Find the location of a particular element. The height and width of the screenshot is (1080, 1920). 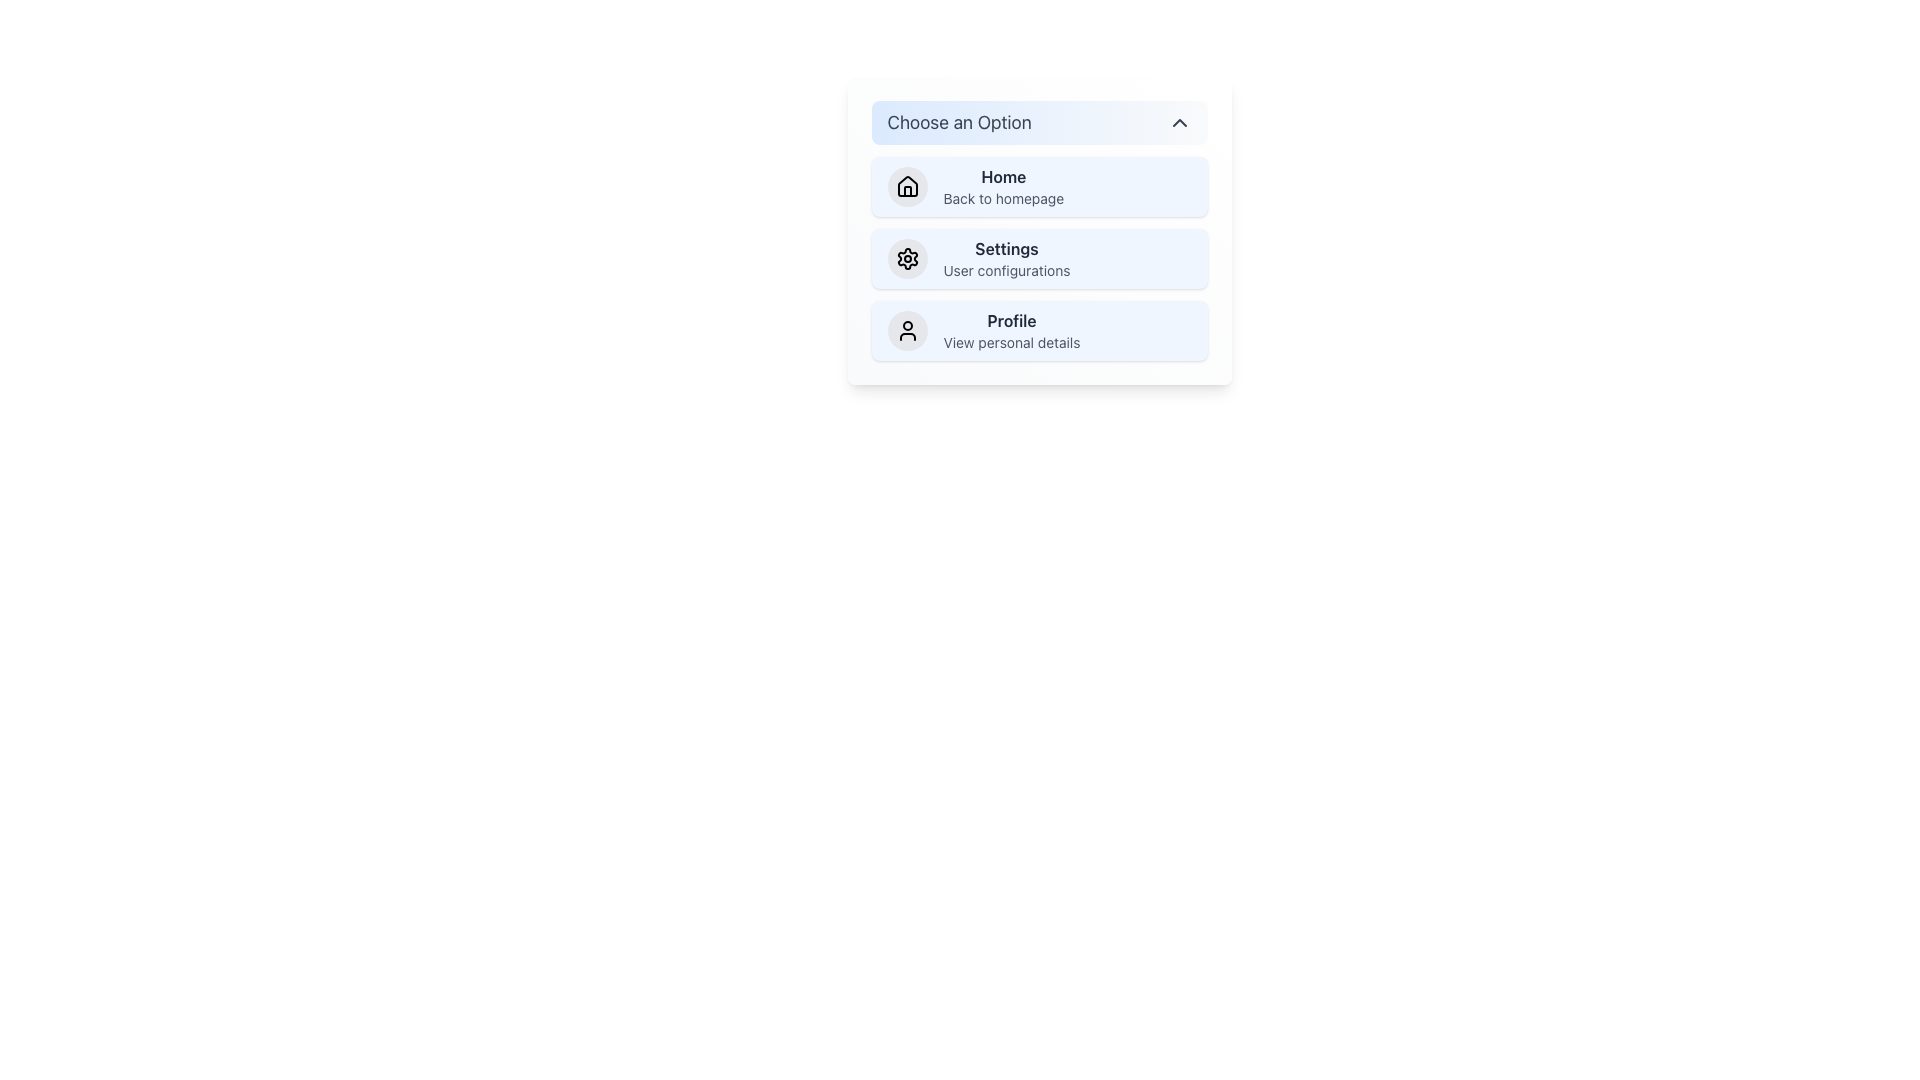

text label that serves as a header for the dropdown menu, positioned at the top center of the menu component is located at coordinates (958, 123).